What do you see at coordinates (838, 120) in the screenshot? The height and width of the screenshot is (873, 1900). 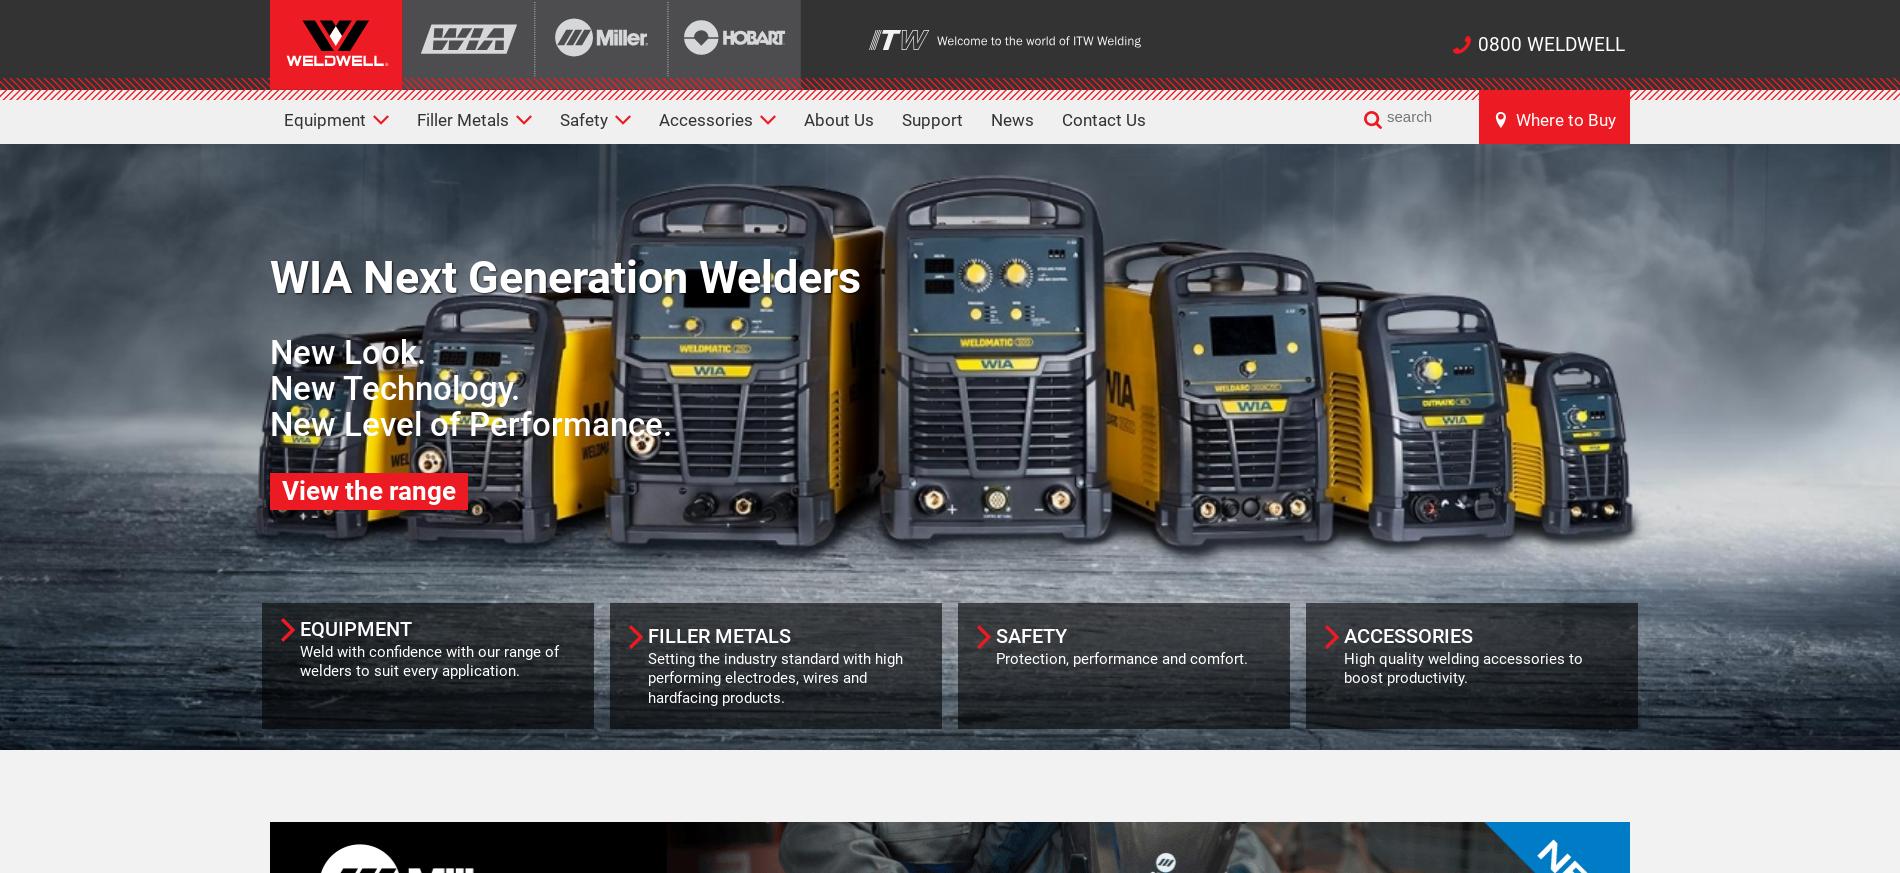 I see `'About Us'` at bounding box center [838, 120].